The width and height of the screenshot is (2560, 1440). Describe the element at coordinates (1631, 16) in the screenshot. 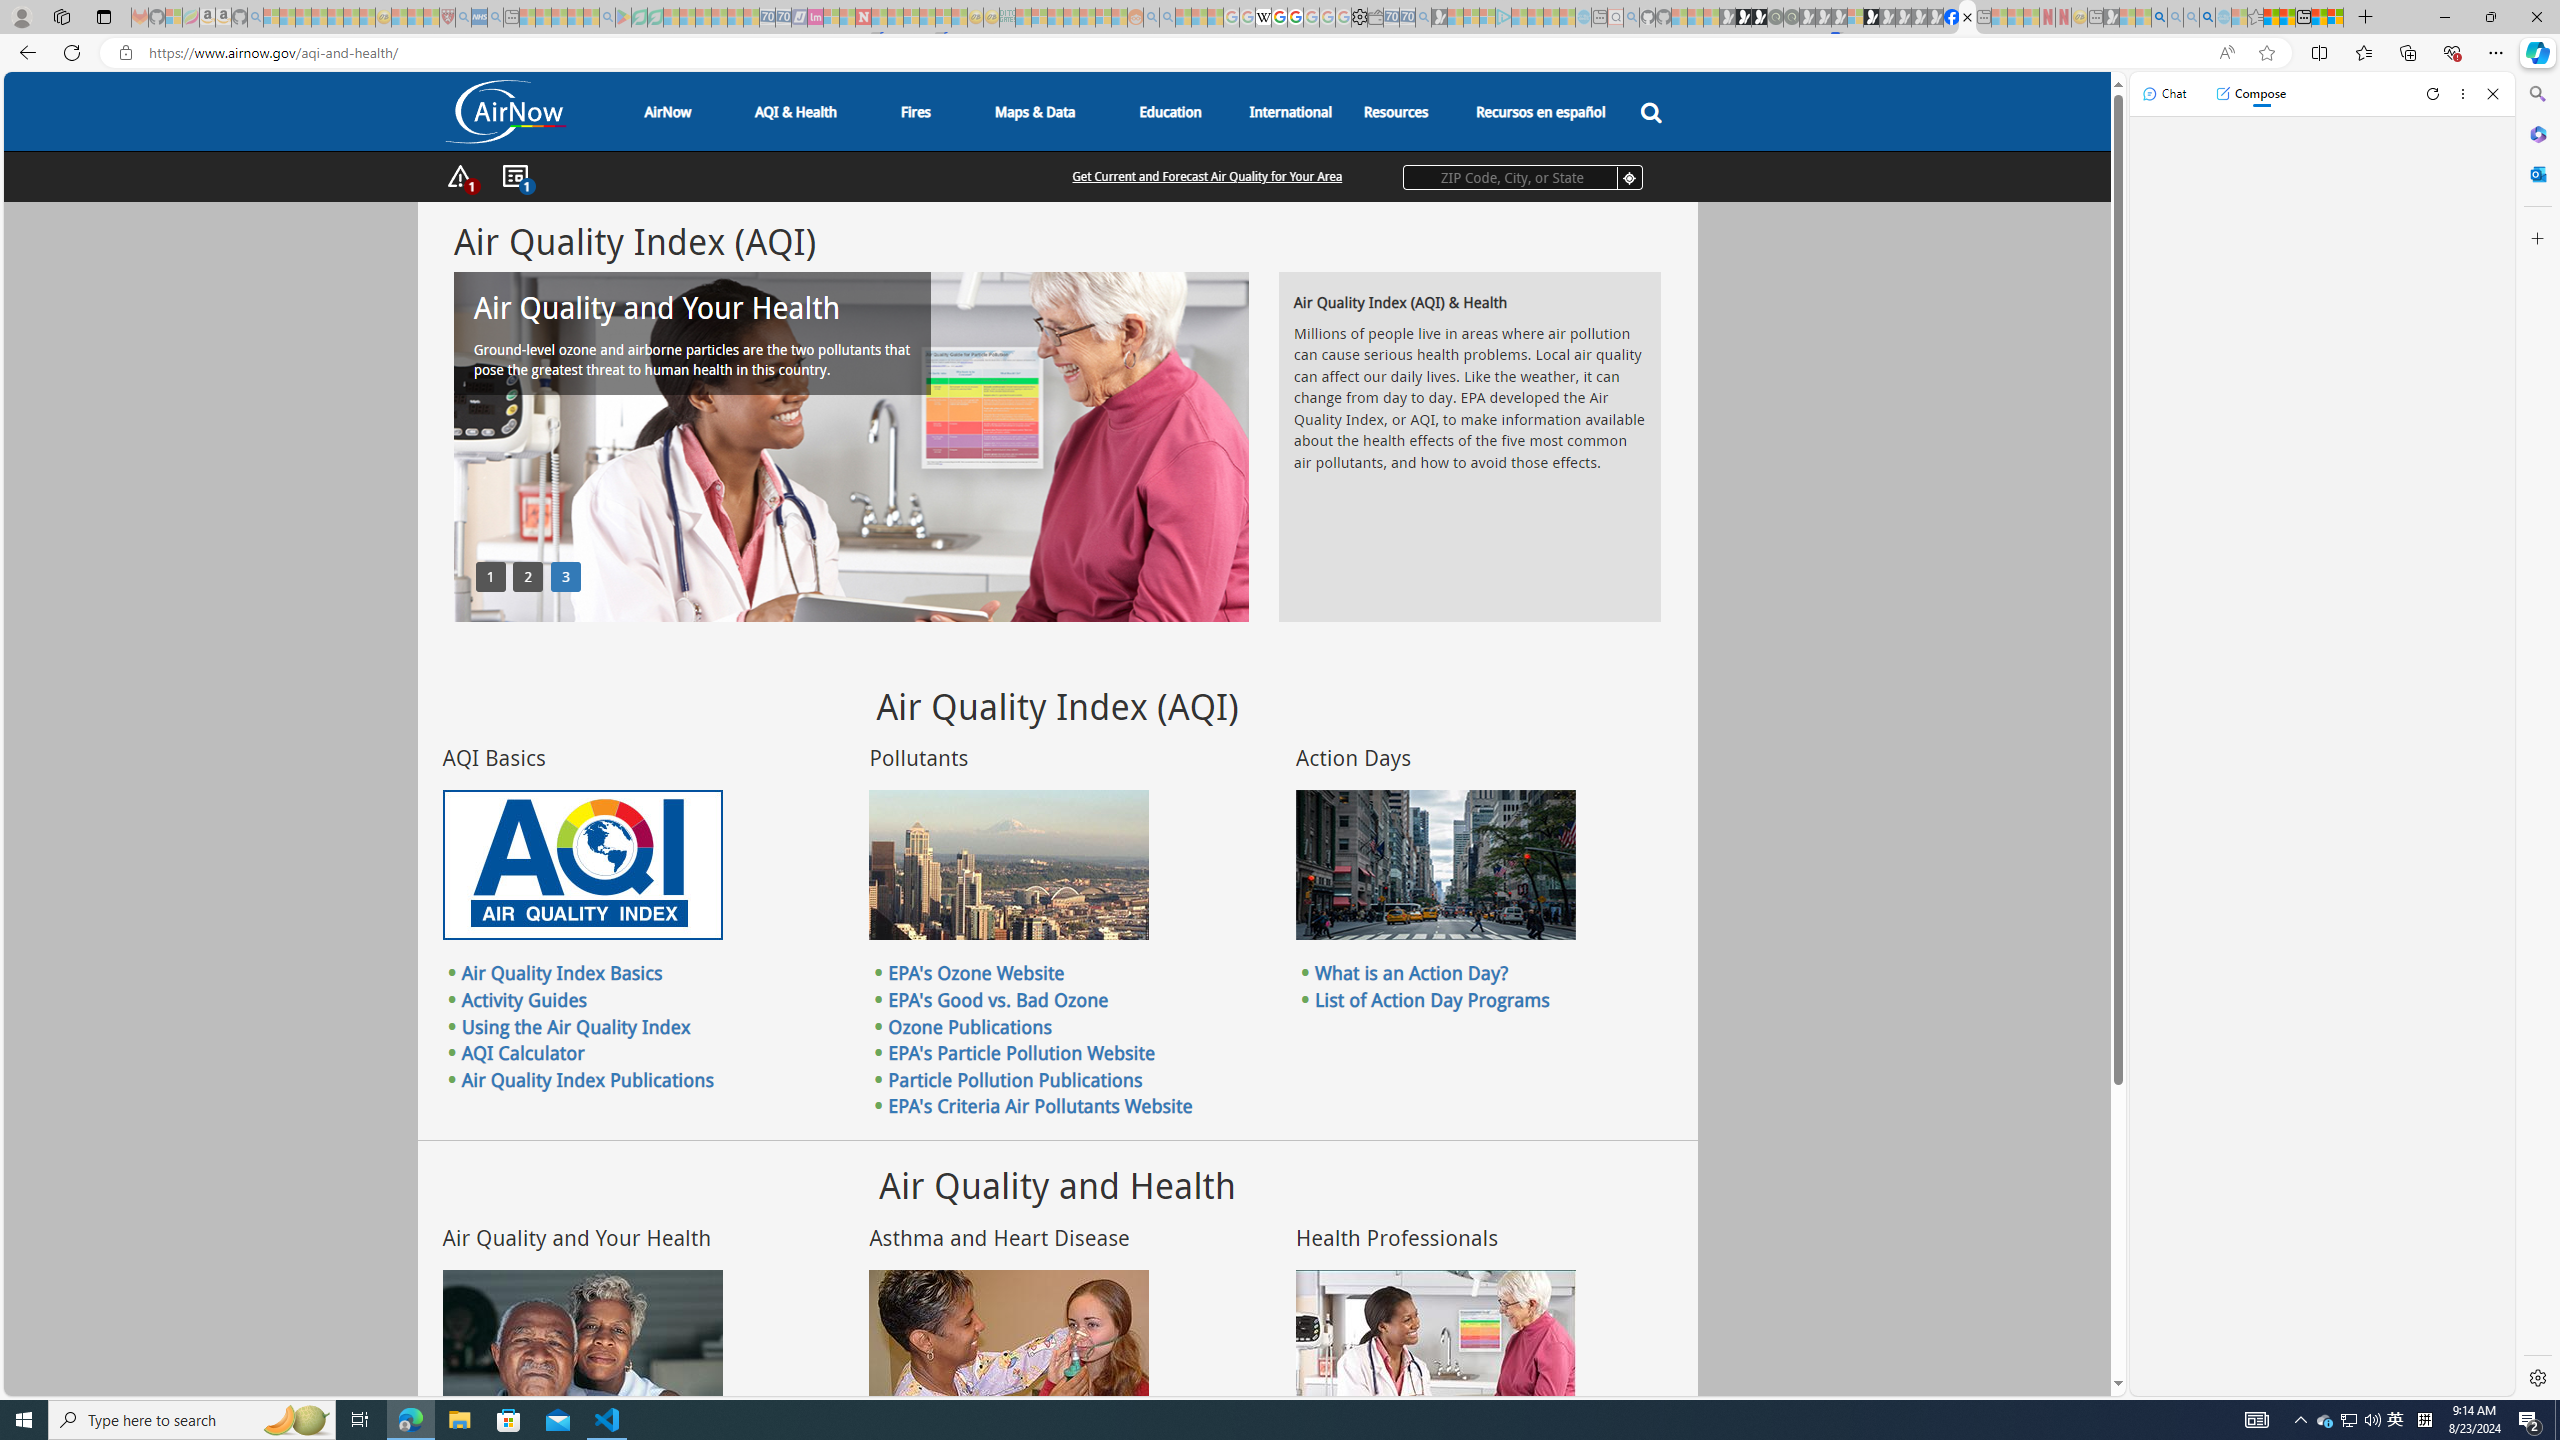

I see `'github - Search - Sleeping'` at that location.